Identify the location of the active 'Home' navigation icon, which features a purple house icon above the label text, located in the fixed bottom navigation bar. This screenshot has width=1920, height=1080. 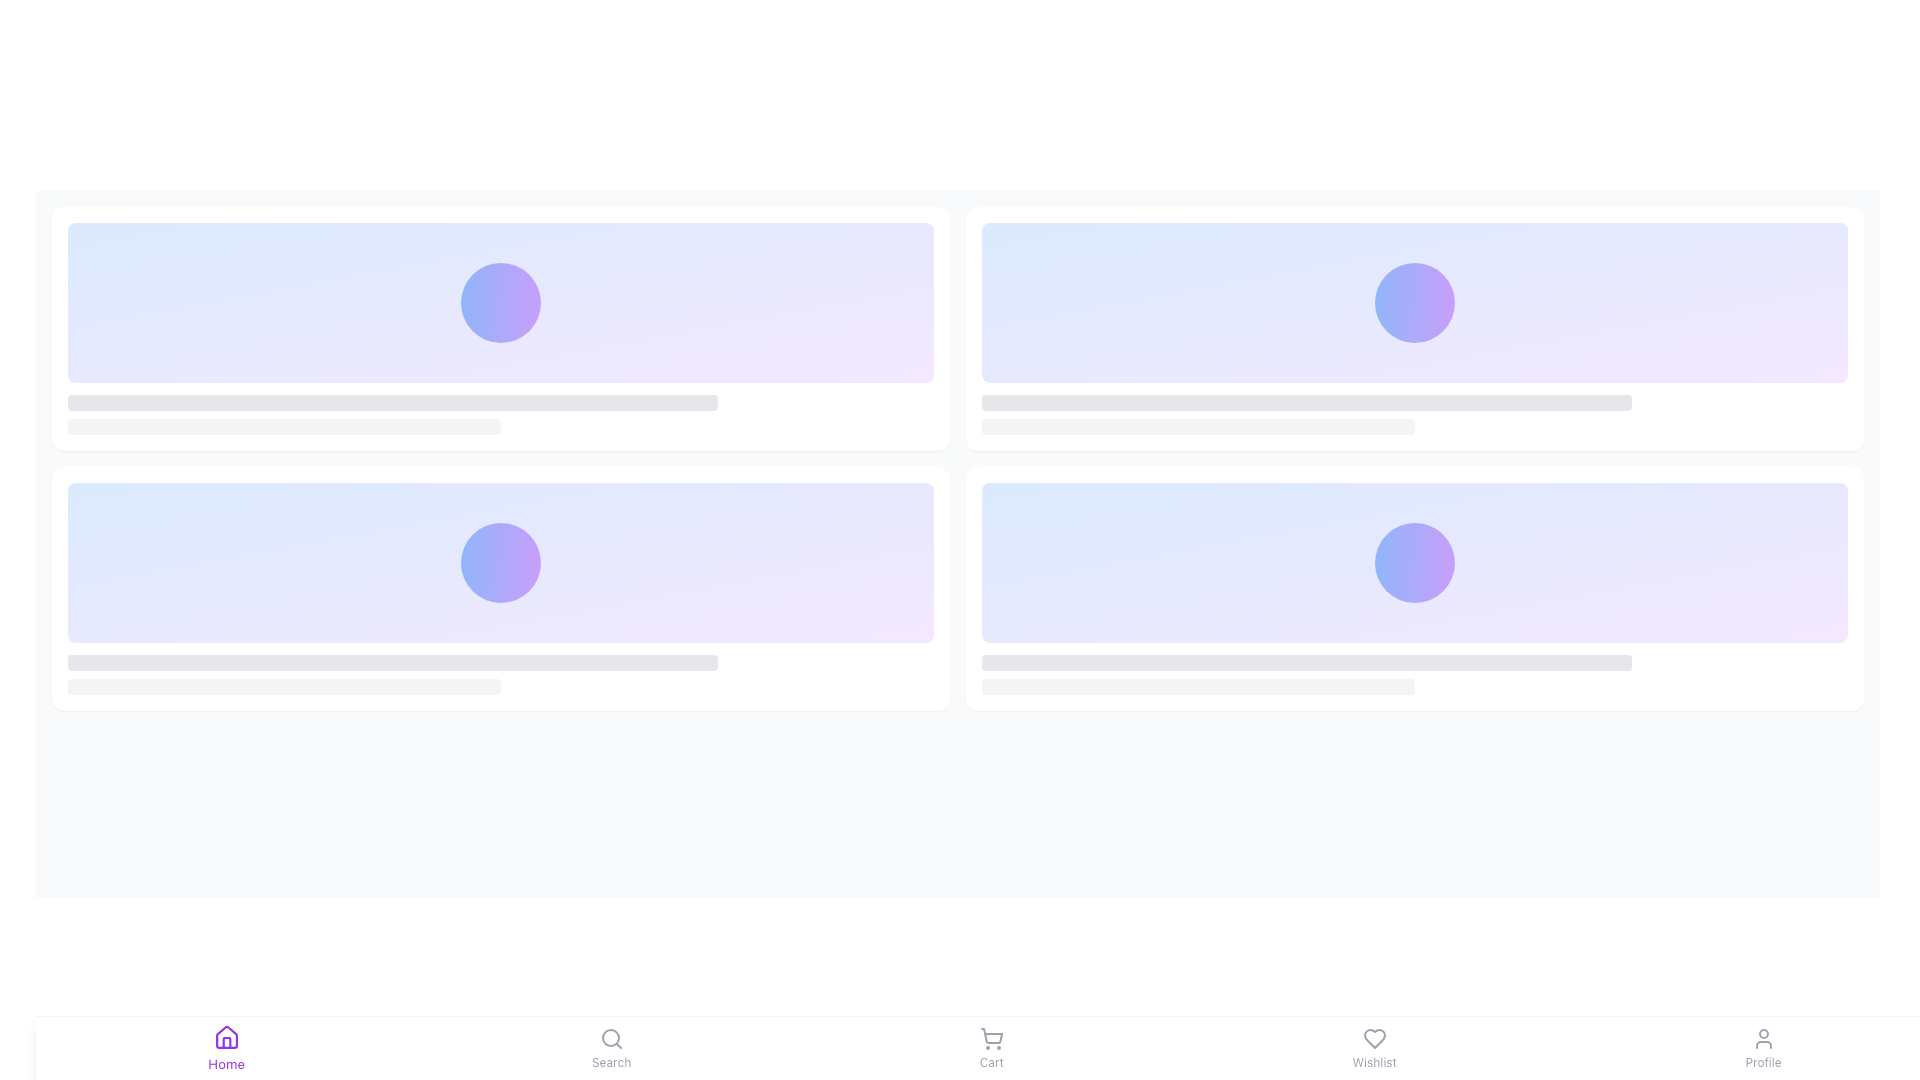
(226, 1047).